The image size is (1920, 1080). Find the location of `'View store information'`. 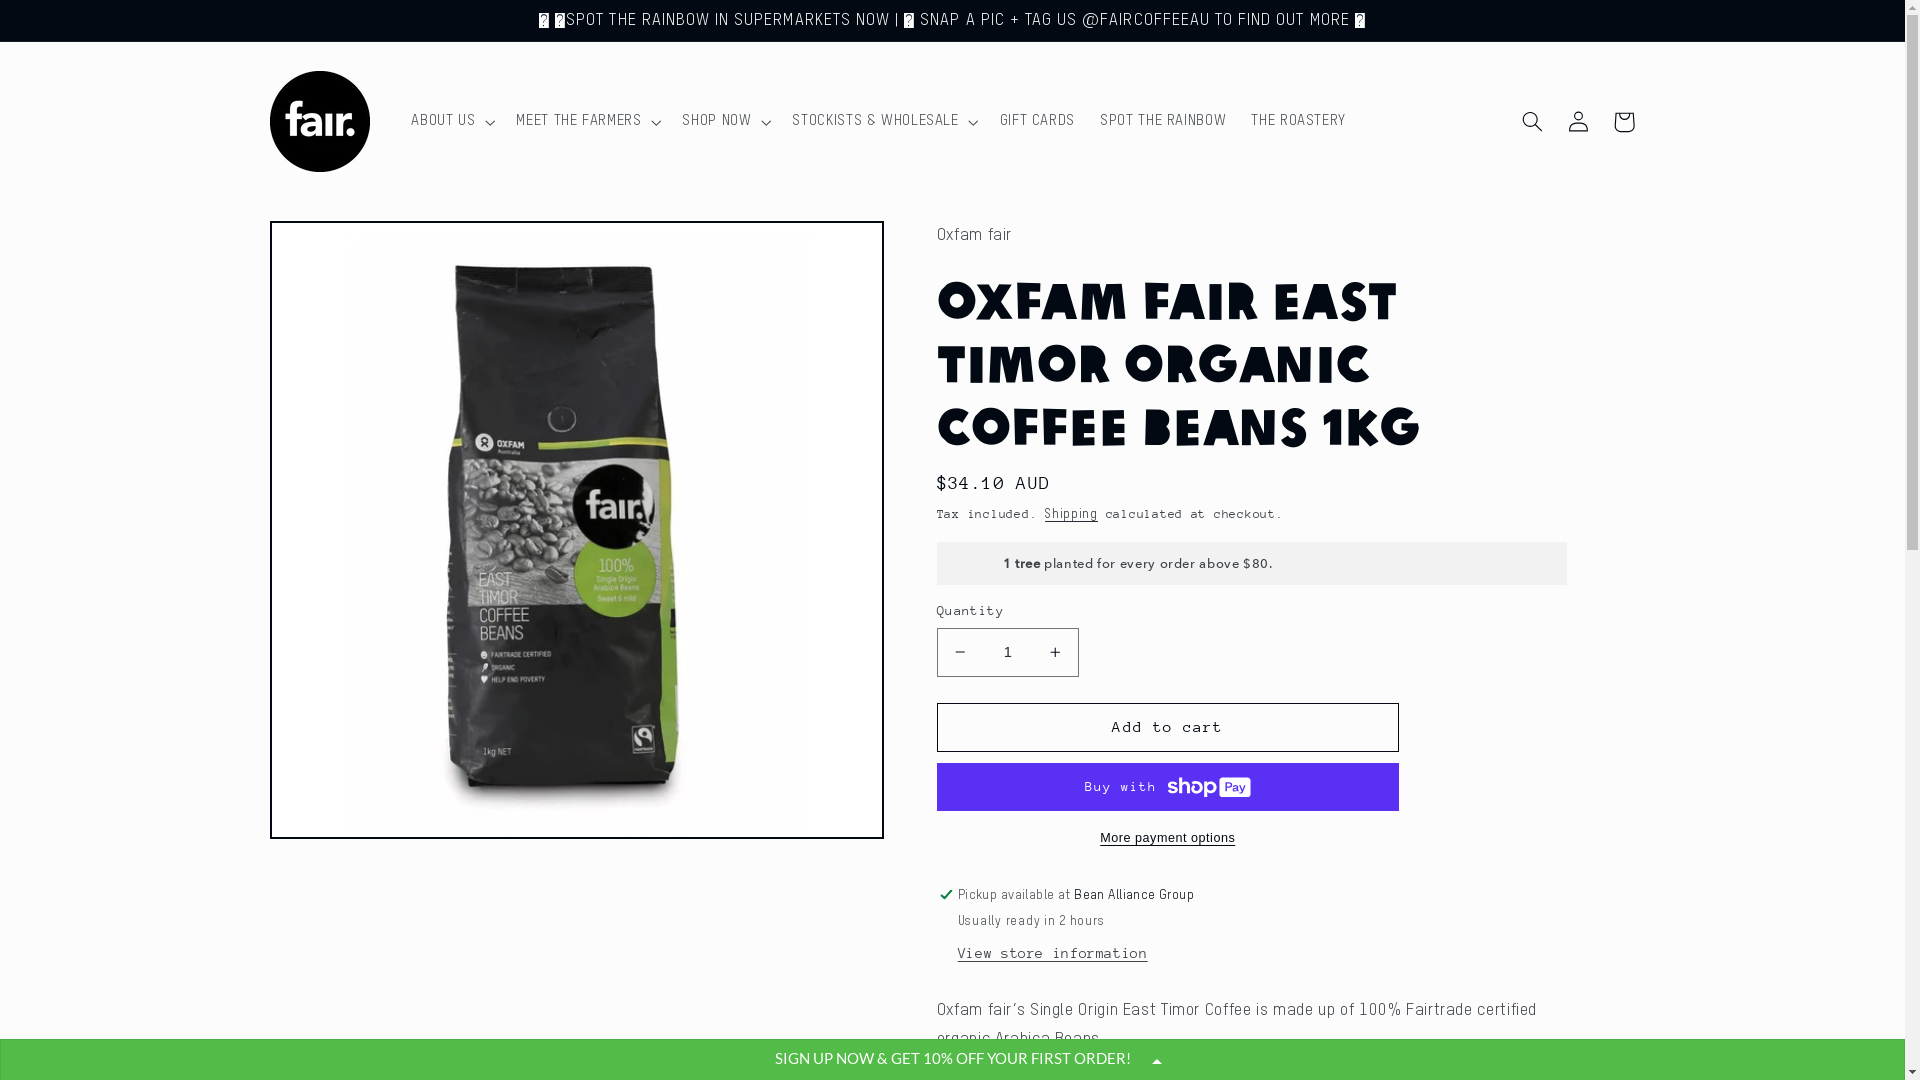

'View store information' is located at coordinates (957, 952).